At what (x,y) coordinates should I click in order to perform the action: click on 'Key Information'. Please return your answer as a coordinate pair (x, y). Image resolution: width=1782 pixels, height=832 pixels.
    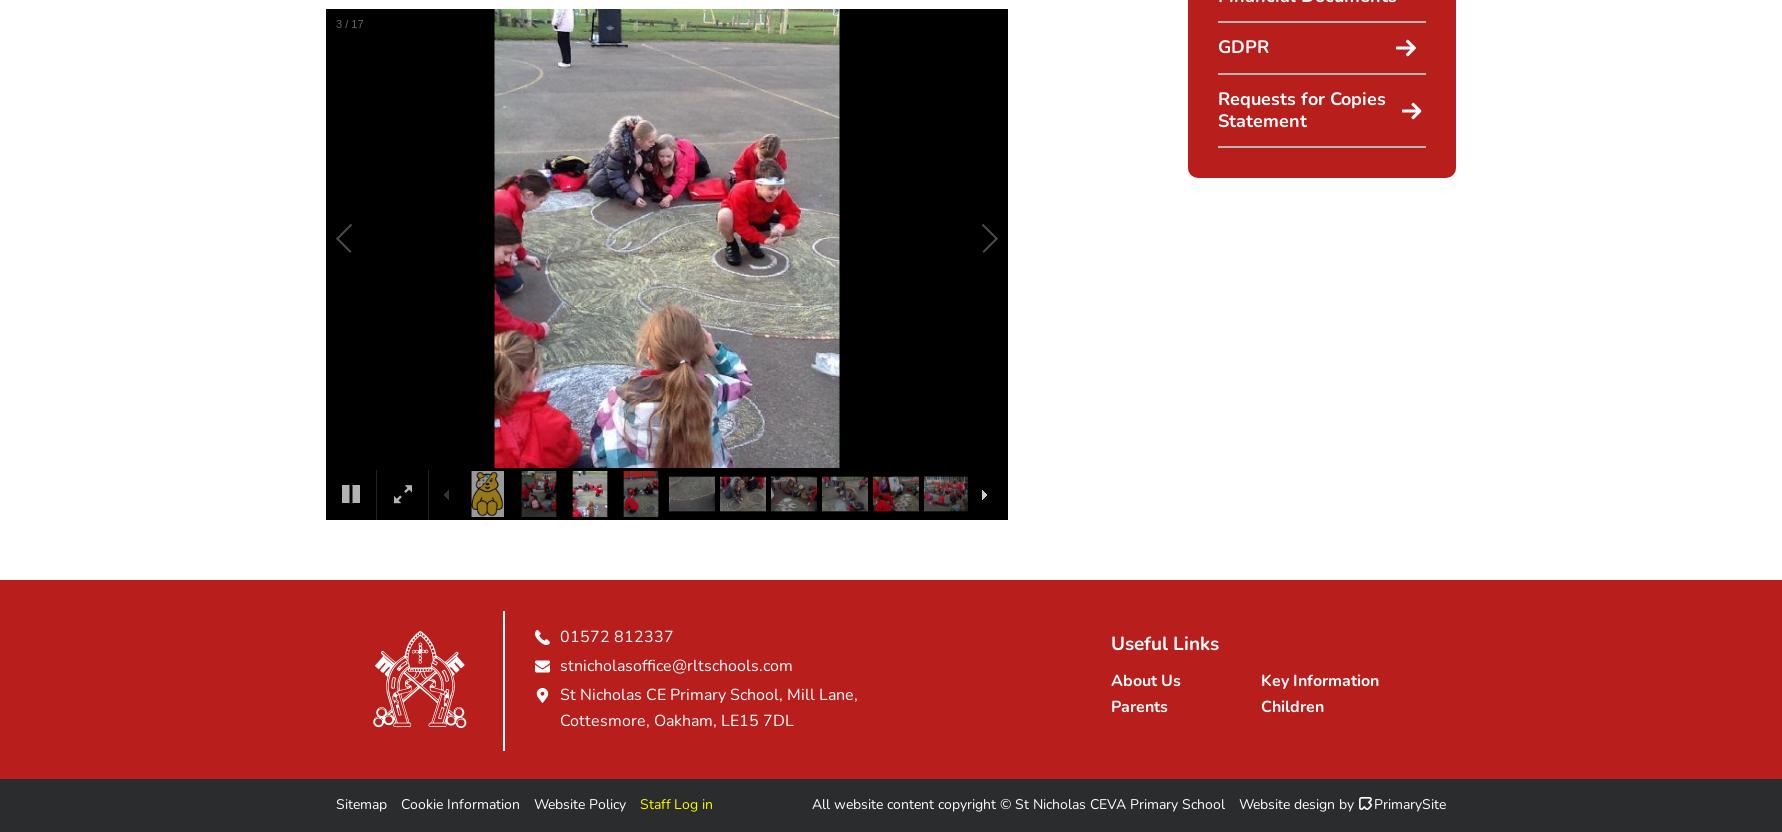
    Looking at the image, I should click on (1319, 679).